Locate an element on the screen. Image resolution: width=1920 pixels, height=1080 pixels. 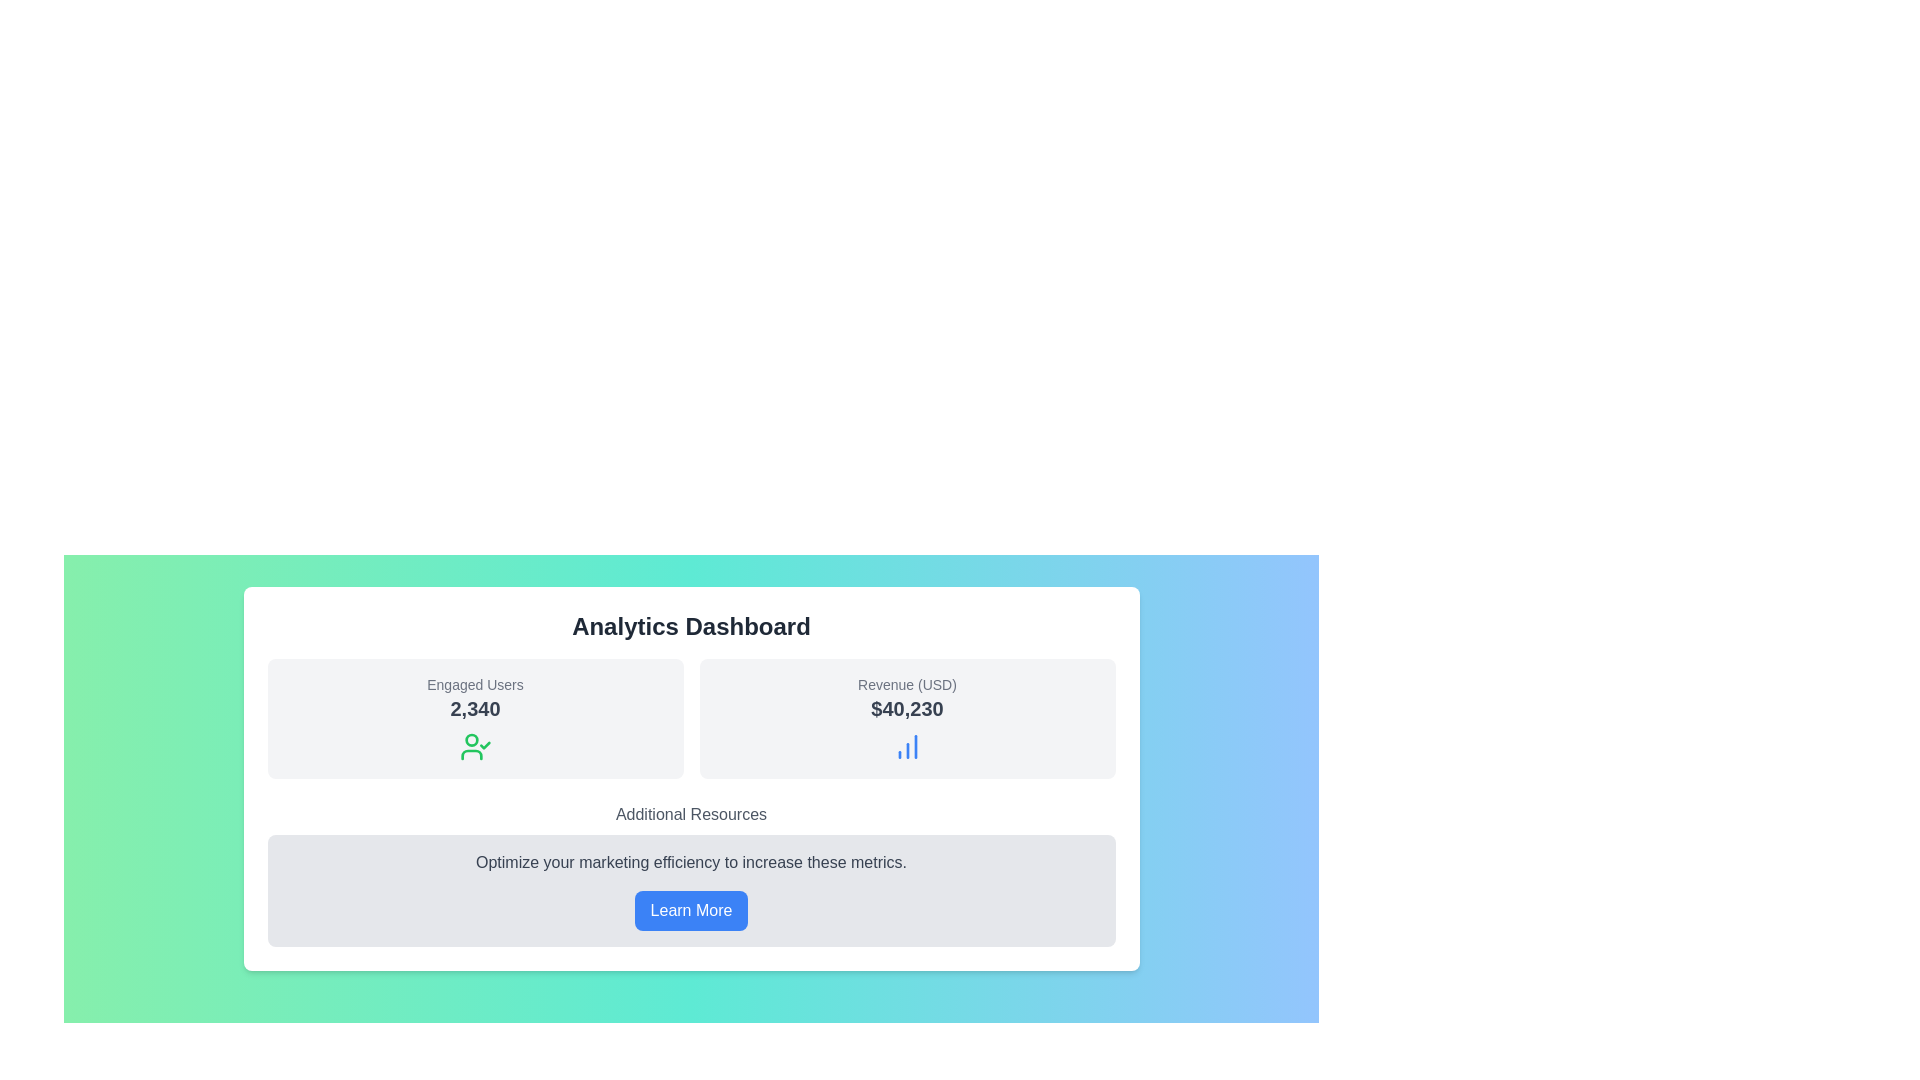
Statistical card element displaying 'Engaged Users' with the value '2,340' and a user checkmark icon, located in the top-left corner of the grid layout is located at coordinates (474, 717).